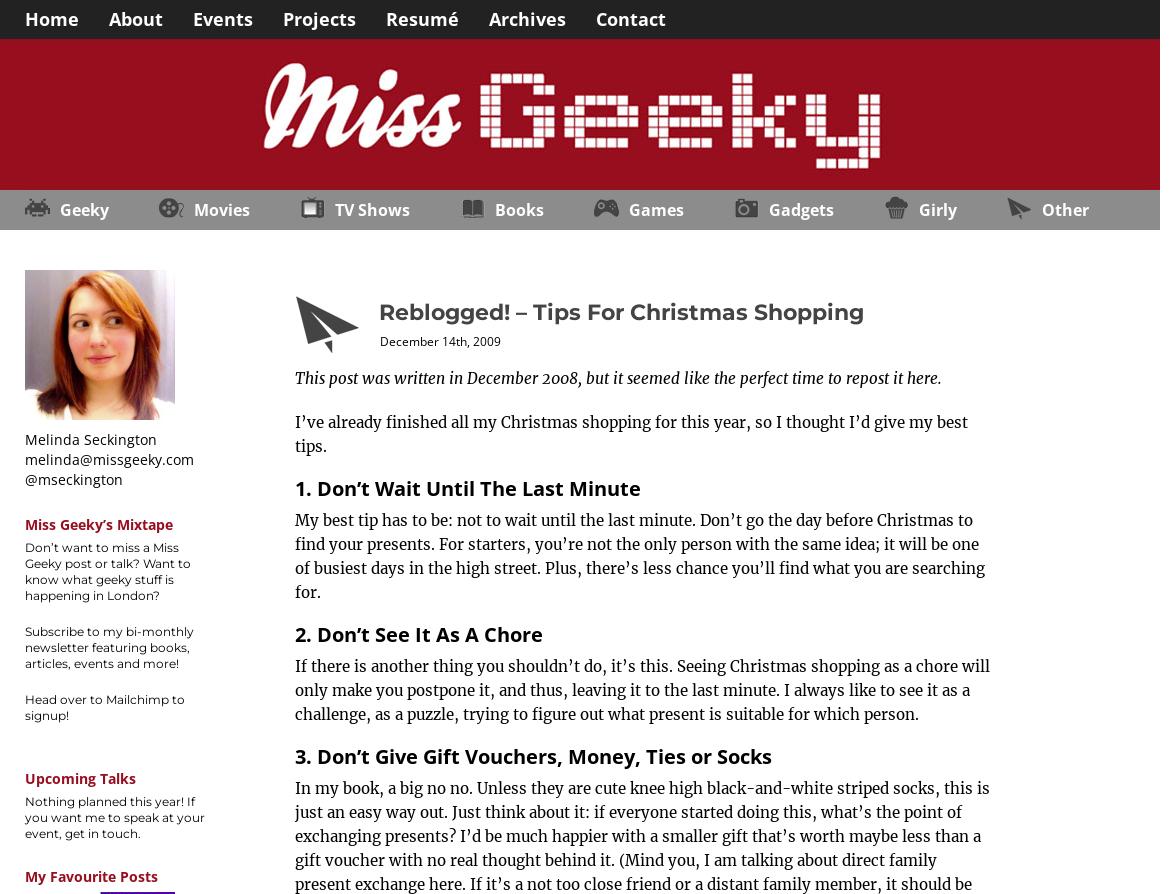 Image resolution: width=1170 pixels, height=894 pixels. Describe the element at coordinates (51, 19) in the screenshot. I see `'Home'` at that location.